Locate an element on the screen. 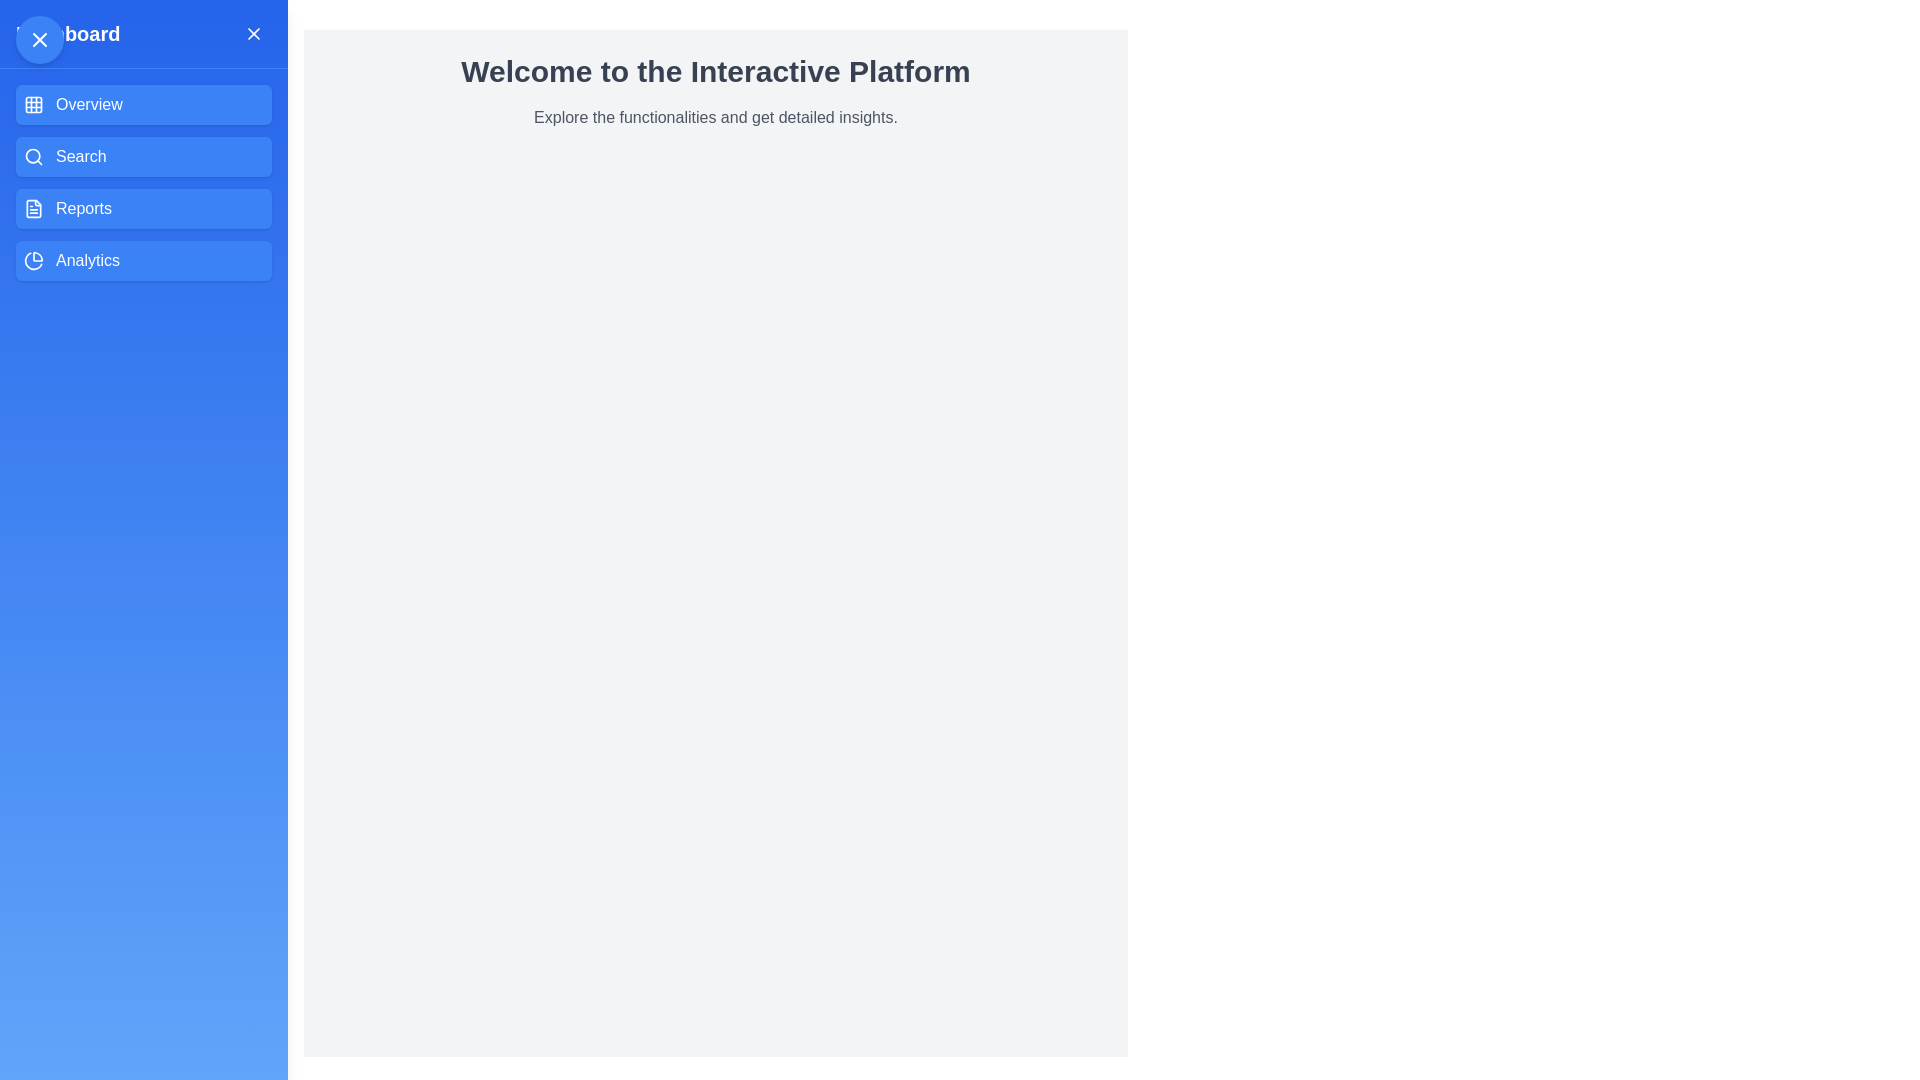  the menu option Analytics to navigate to the corresponding section is located at coordinates (143, 260).